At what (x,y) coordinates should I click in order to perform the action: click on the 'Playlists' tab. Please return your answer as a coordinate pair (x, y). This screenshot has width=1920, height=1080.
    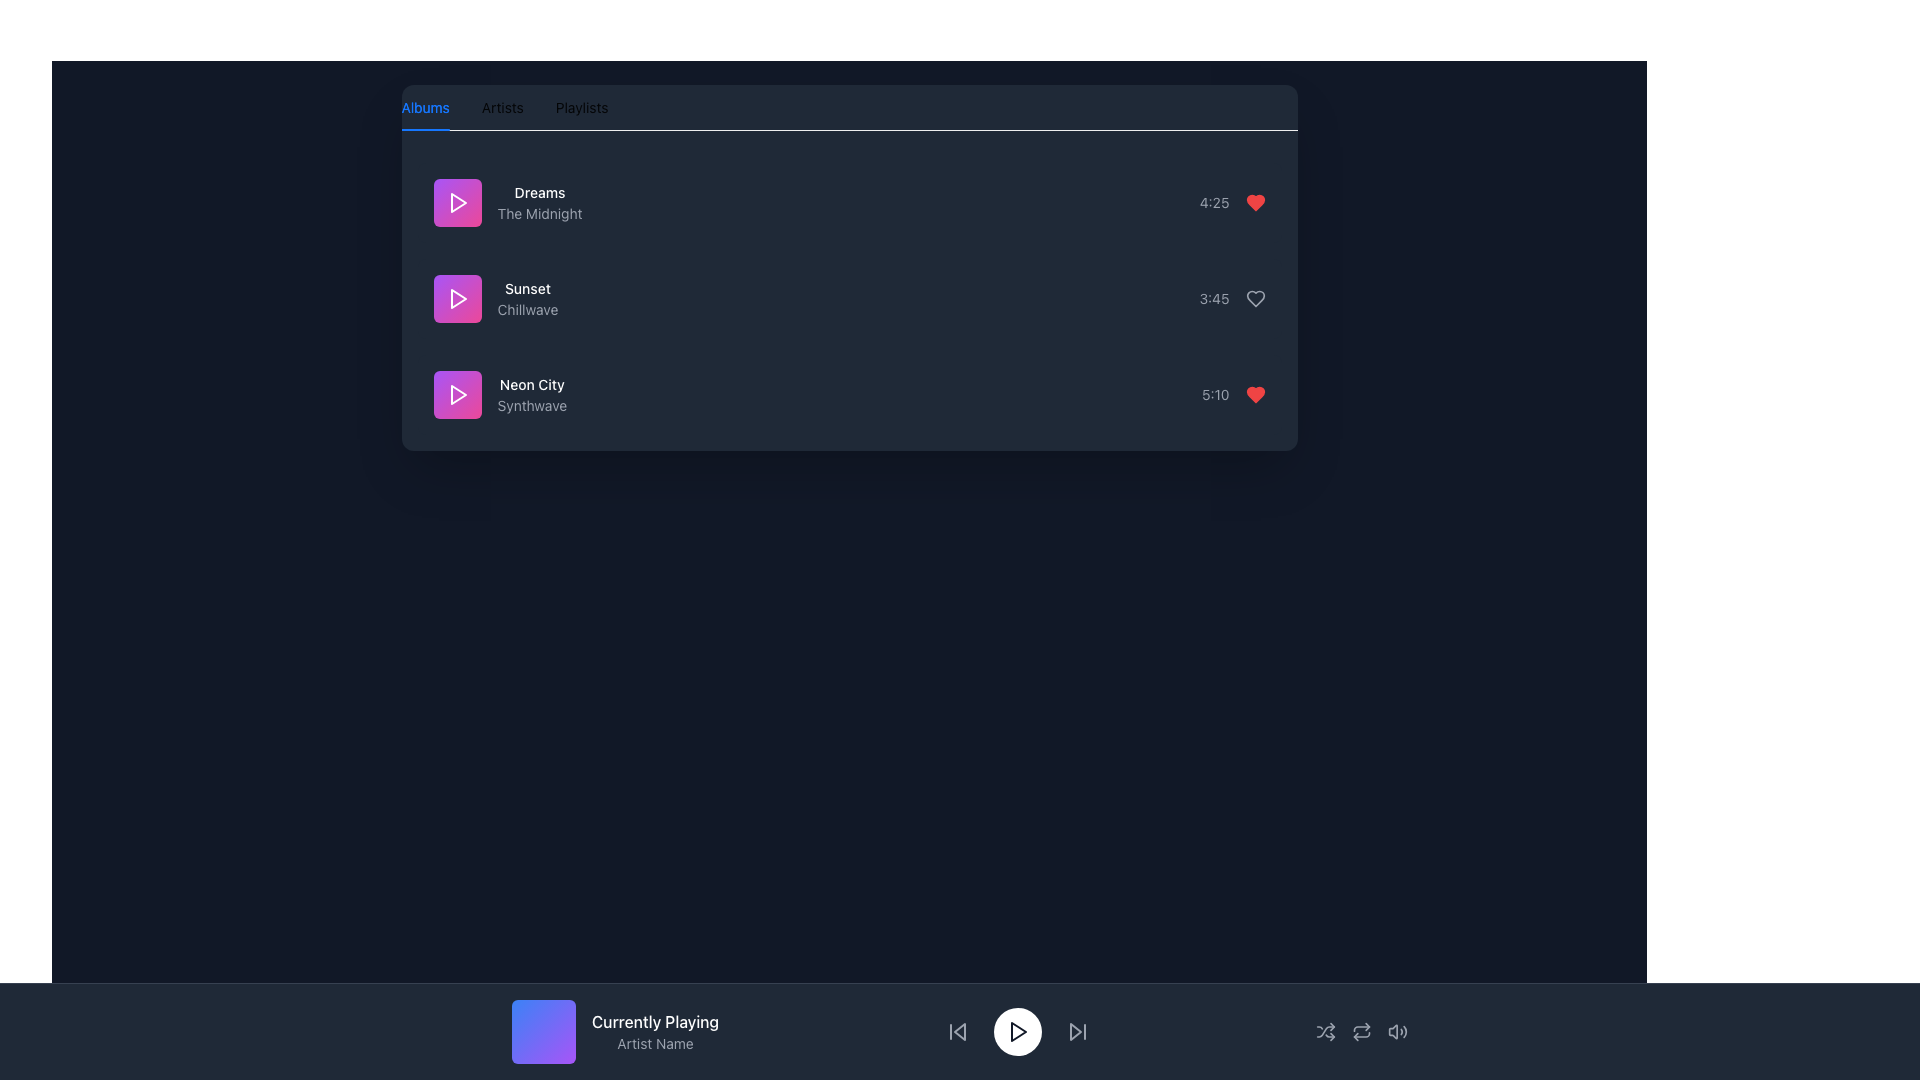
    Looking at the image, I should click on (581, 108).